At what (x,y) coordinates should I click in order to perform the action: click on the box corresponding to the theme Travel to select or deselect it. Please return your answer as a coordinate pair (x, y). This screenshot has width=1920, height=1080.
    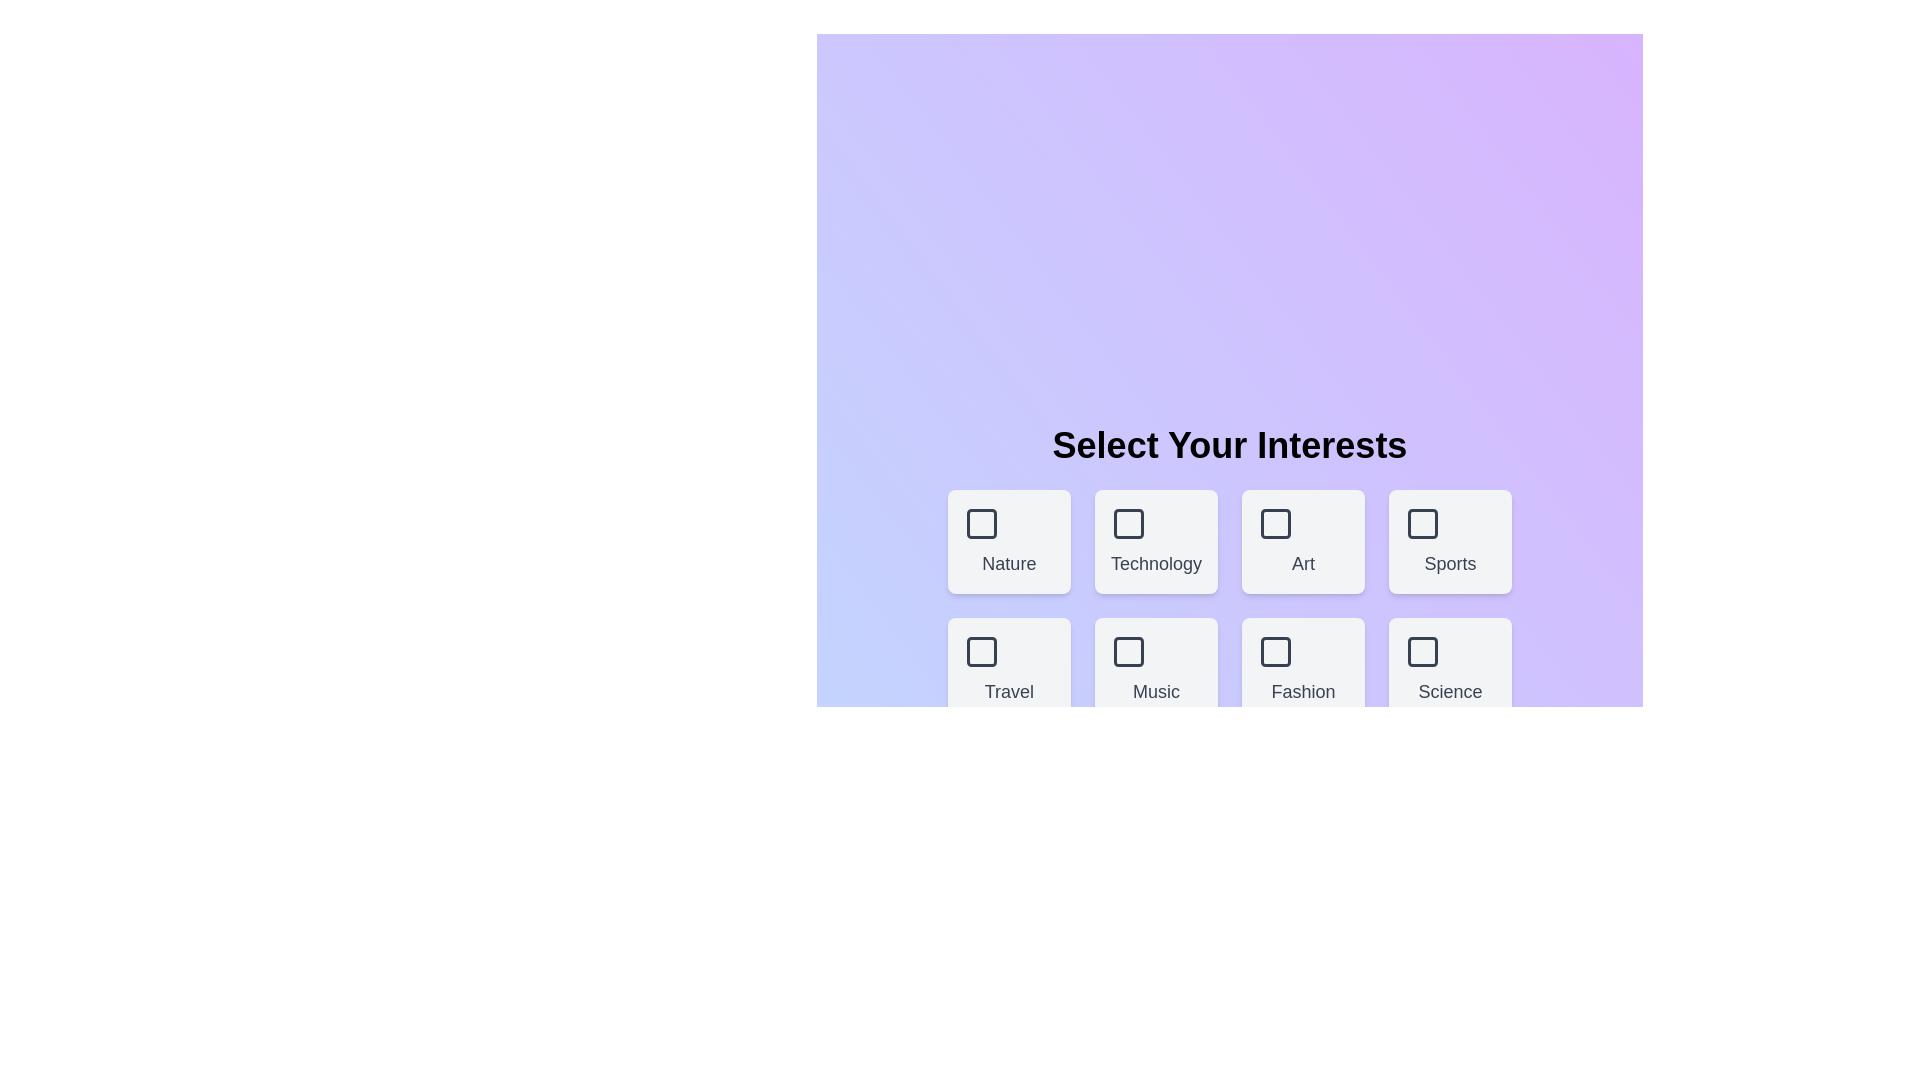
    Looking at the image, I should click on (1008, 670).